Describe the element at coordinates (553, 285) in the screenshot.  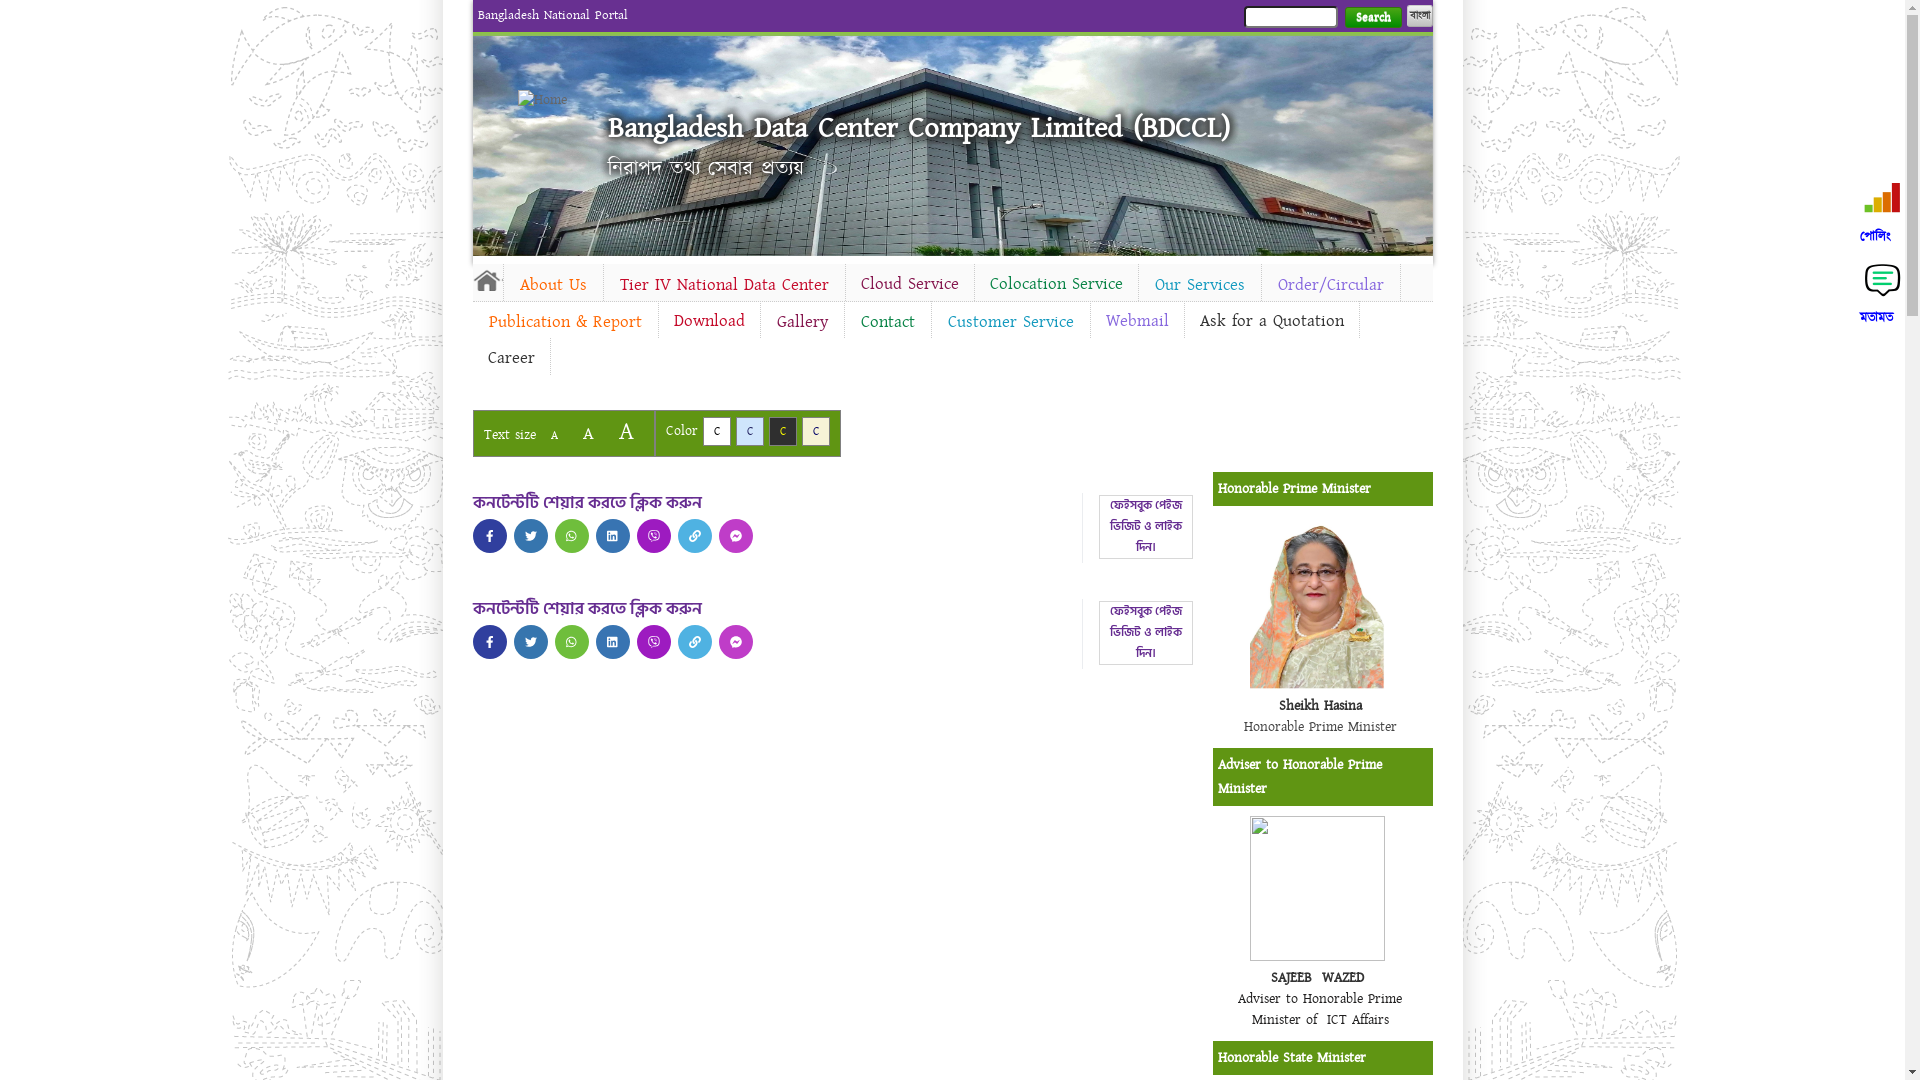
I see `'About Us'` at that location.